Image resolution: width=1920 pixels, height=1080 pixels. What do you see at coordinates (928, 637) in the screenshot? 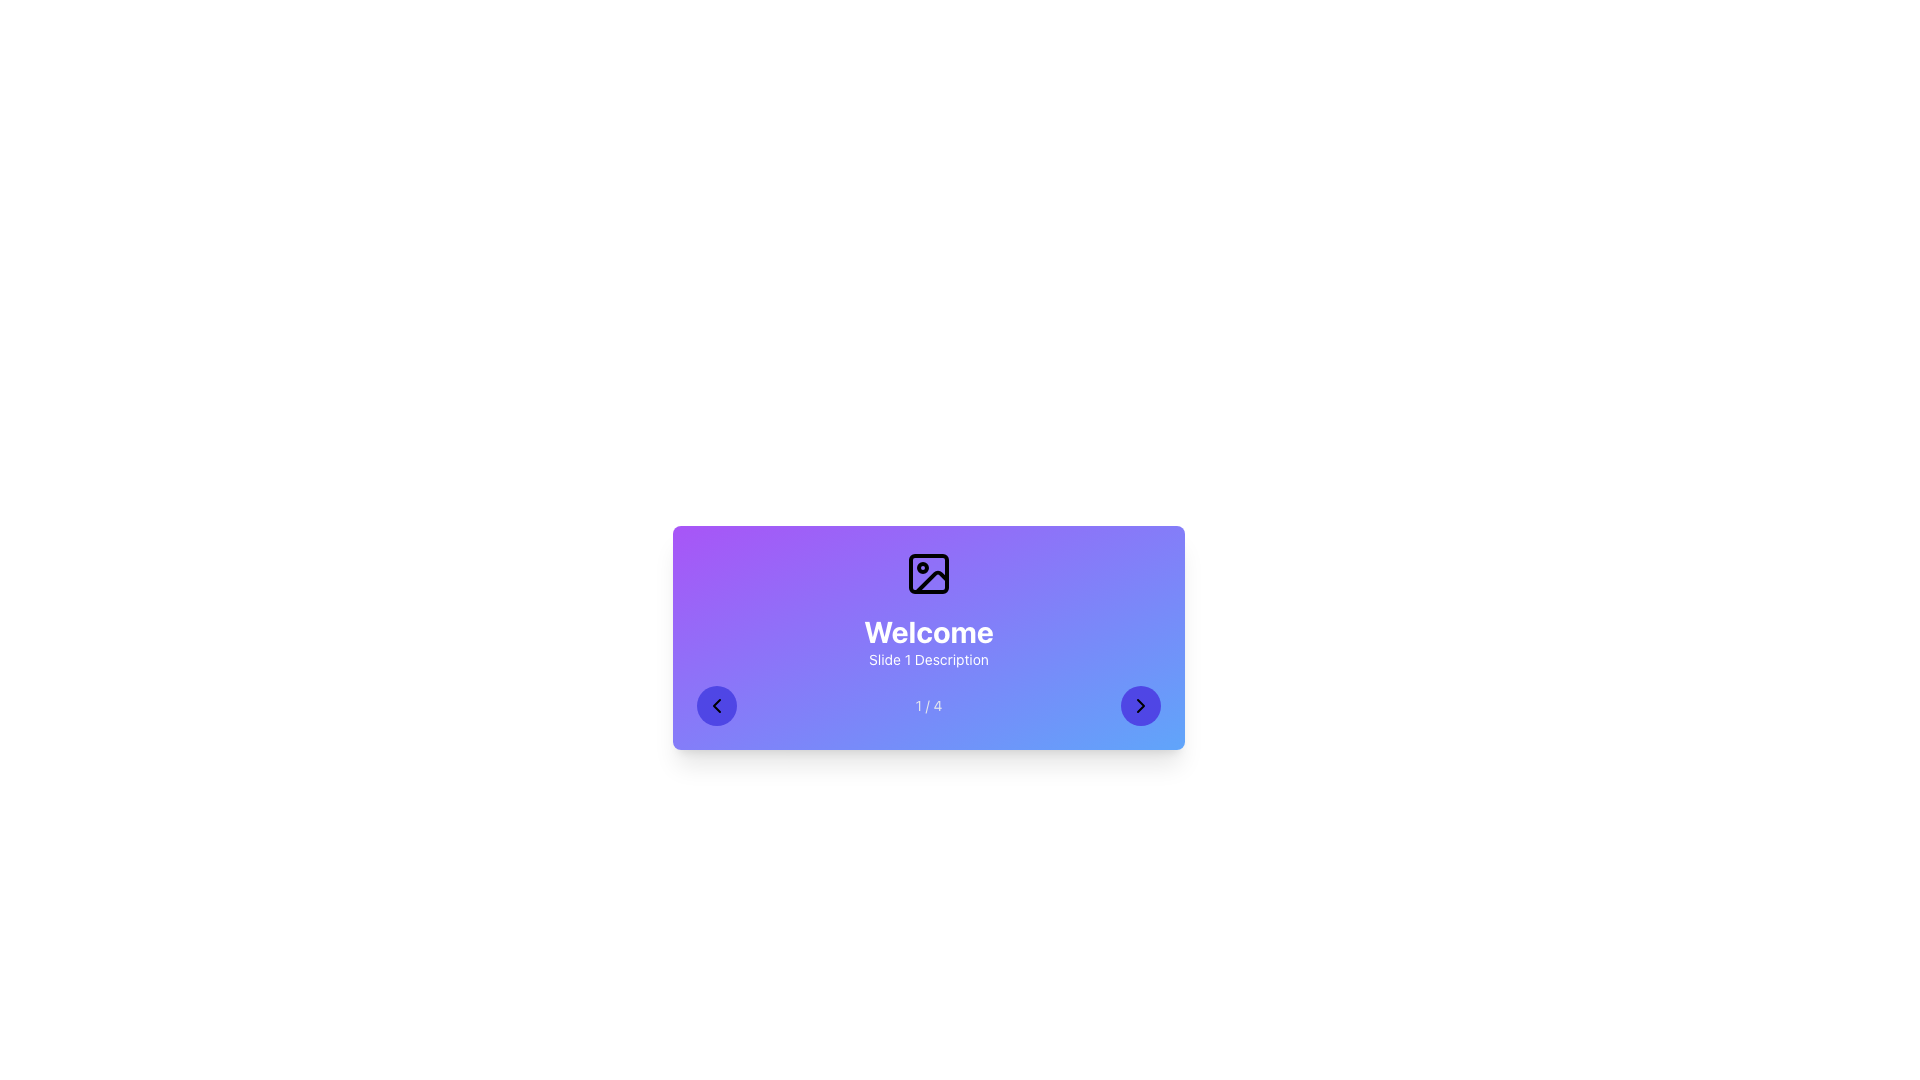
I see `the central area of the Card element that displays the title and description of the current slide in the slideshow or carousel to interact with its embedded components` at bounding box center [928, 637].